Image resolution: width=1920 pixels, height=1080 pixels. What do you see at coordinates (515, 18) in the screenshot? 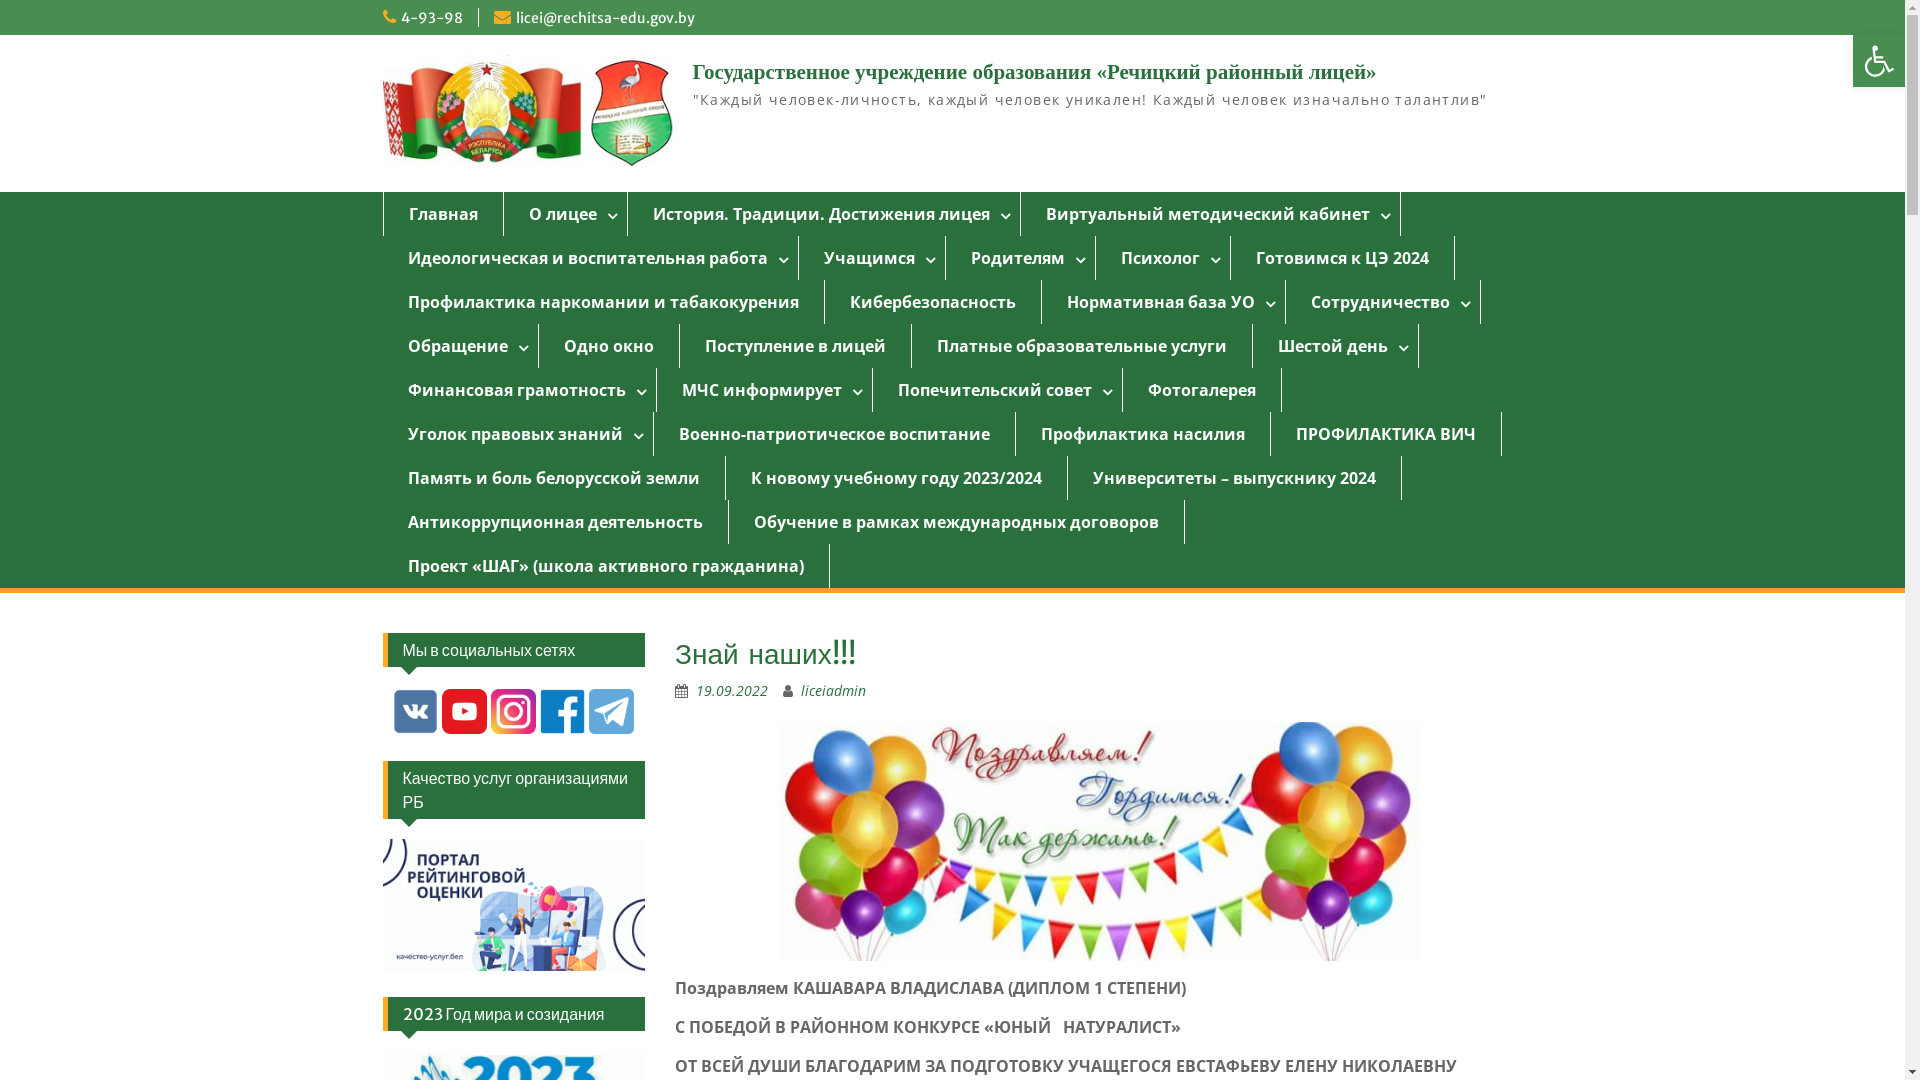
I see `'licei@rechitsa-edu.gov.by'` at bounding box center [515, 18].